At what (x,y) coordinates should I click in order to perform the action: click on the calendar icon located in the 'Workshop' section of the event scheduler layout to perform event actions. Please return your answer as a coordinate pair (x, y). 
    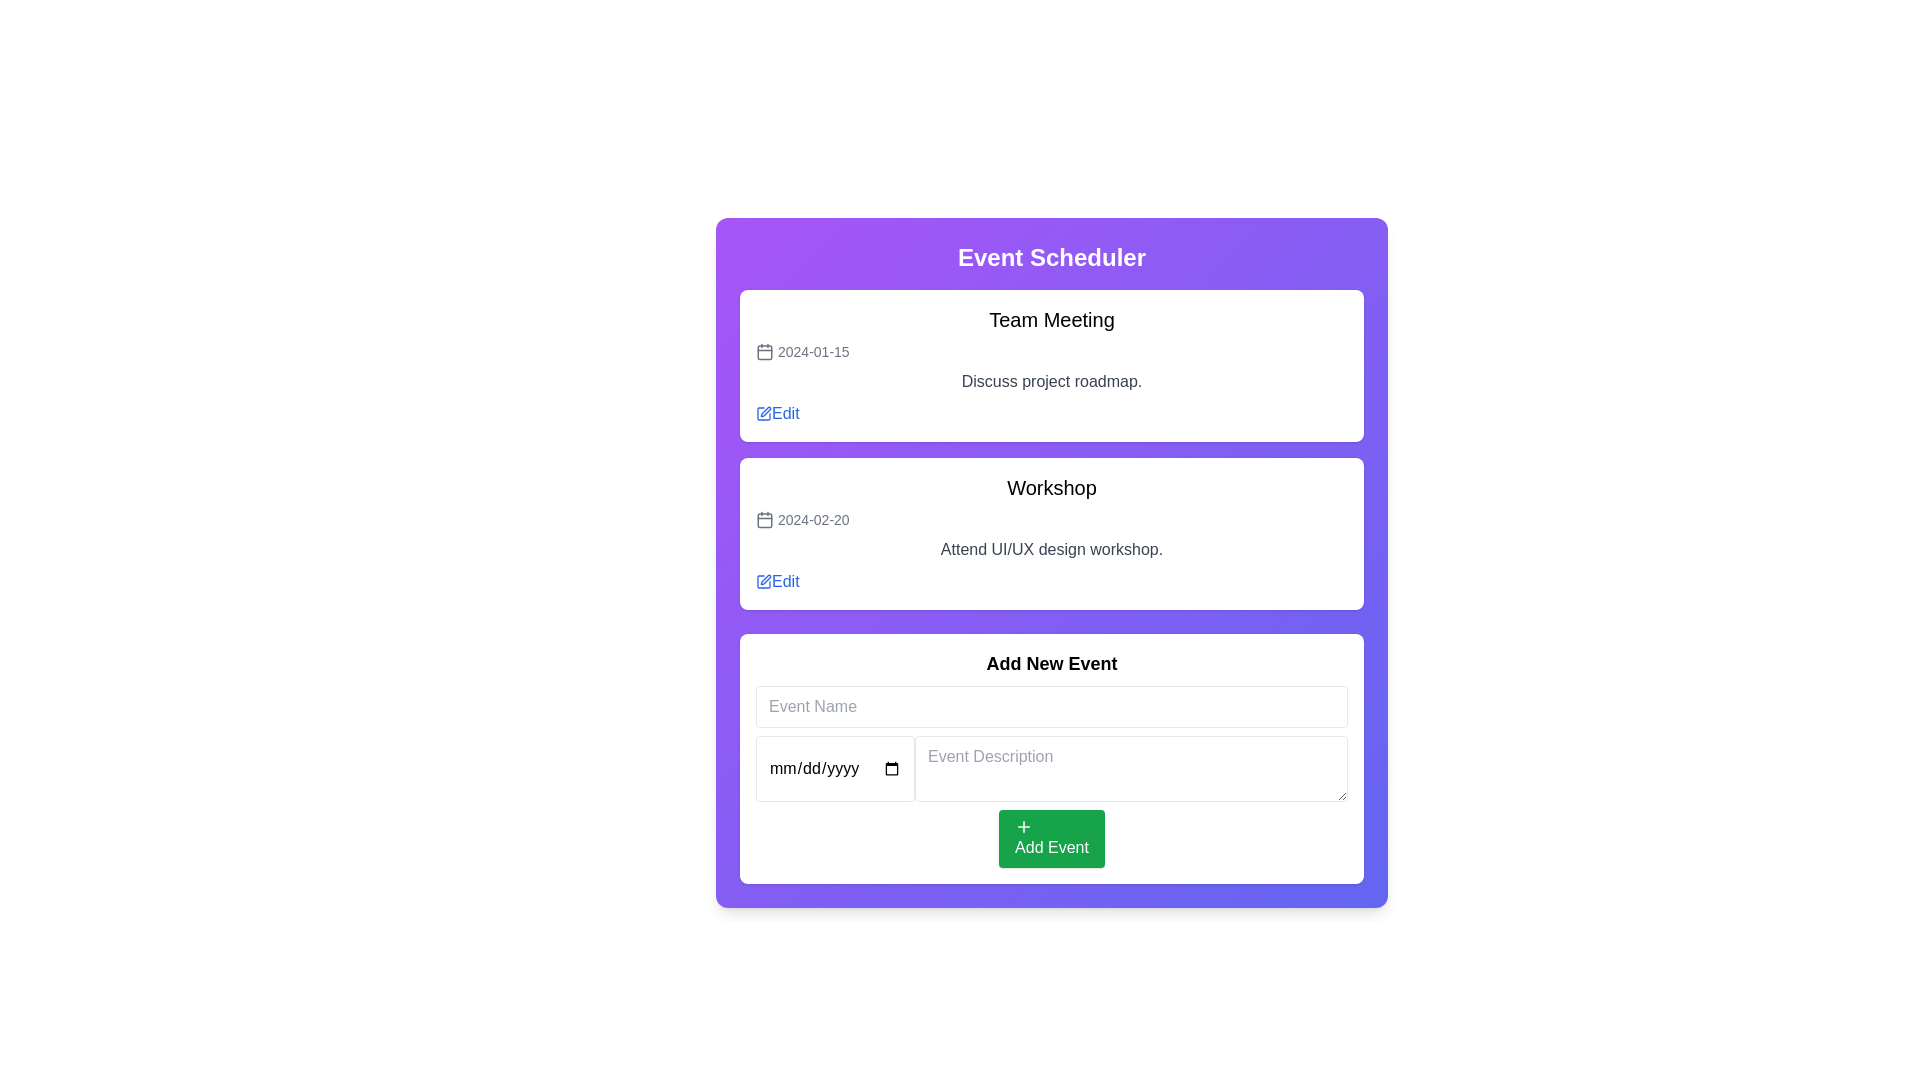
    Looking at the image, I should click on (763, 519).